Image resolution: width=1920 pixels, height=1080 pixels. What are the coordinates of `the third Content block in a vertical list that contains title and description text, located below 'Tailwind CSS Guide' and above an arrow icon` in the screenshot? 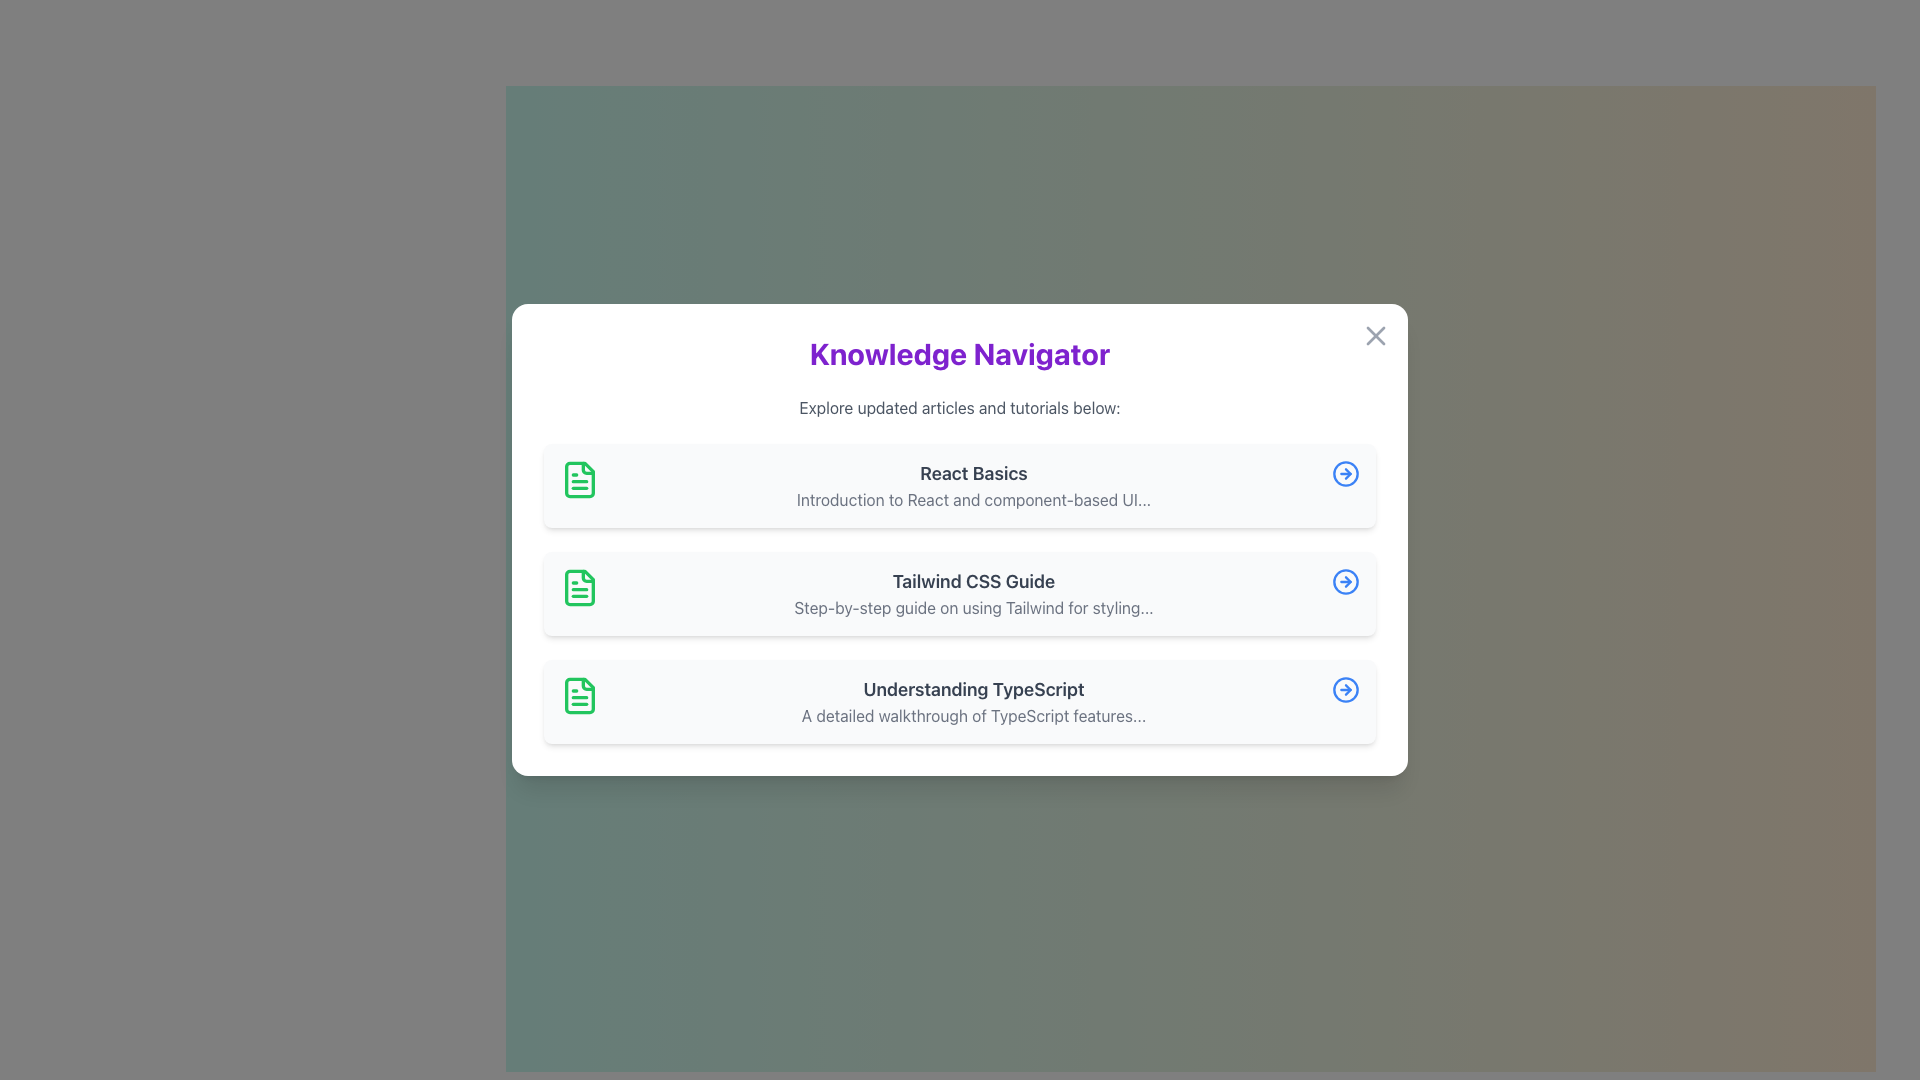 It's located at (974, 701).